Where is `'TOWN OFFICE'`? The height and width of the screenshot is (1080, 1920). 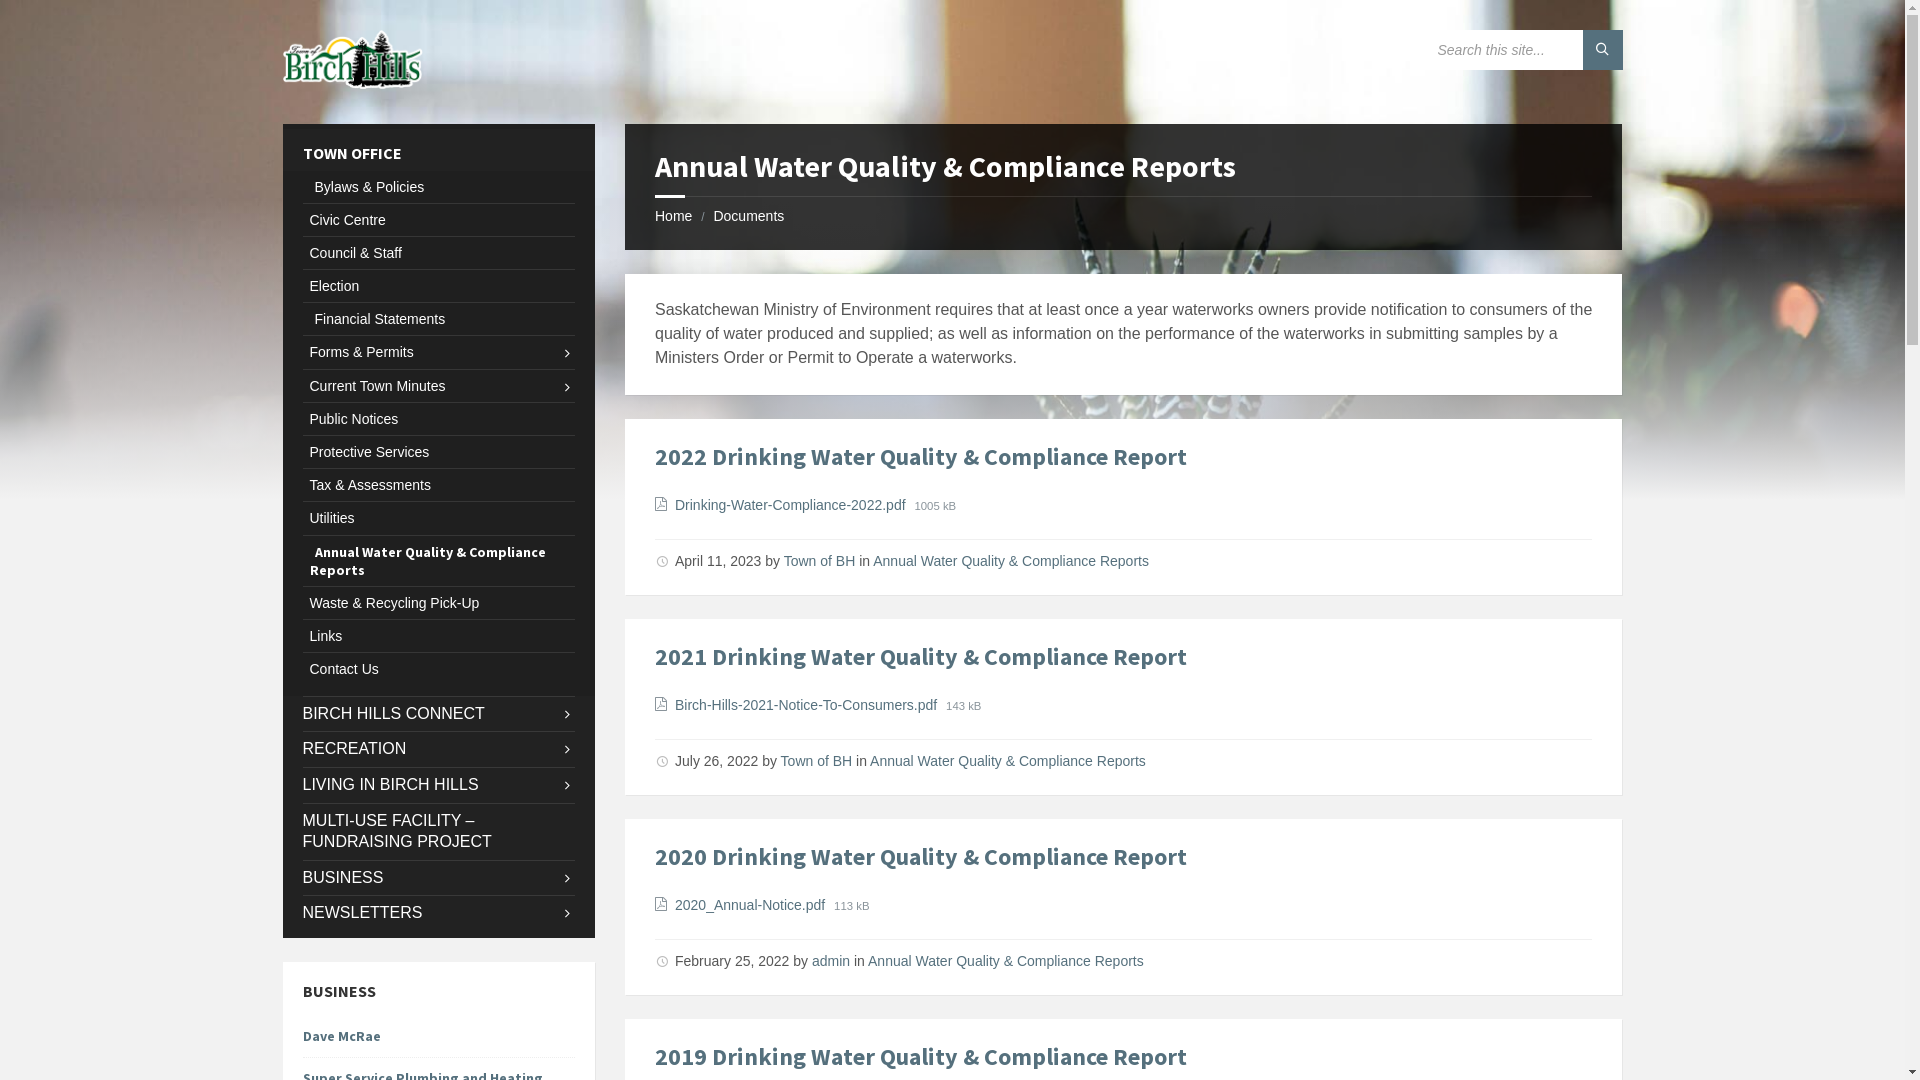 'TOWN OFFICE' is located at coordinates (436, 152).